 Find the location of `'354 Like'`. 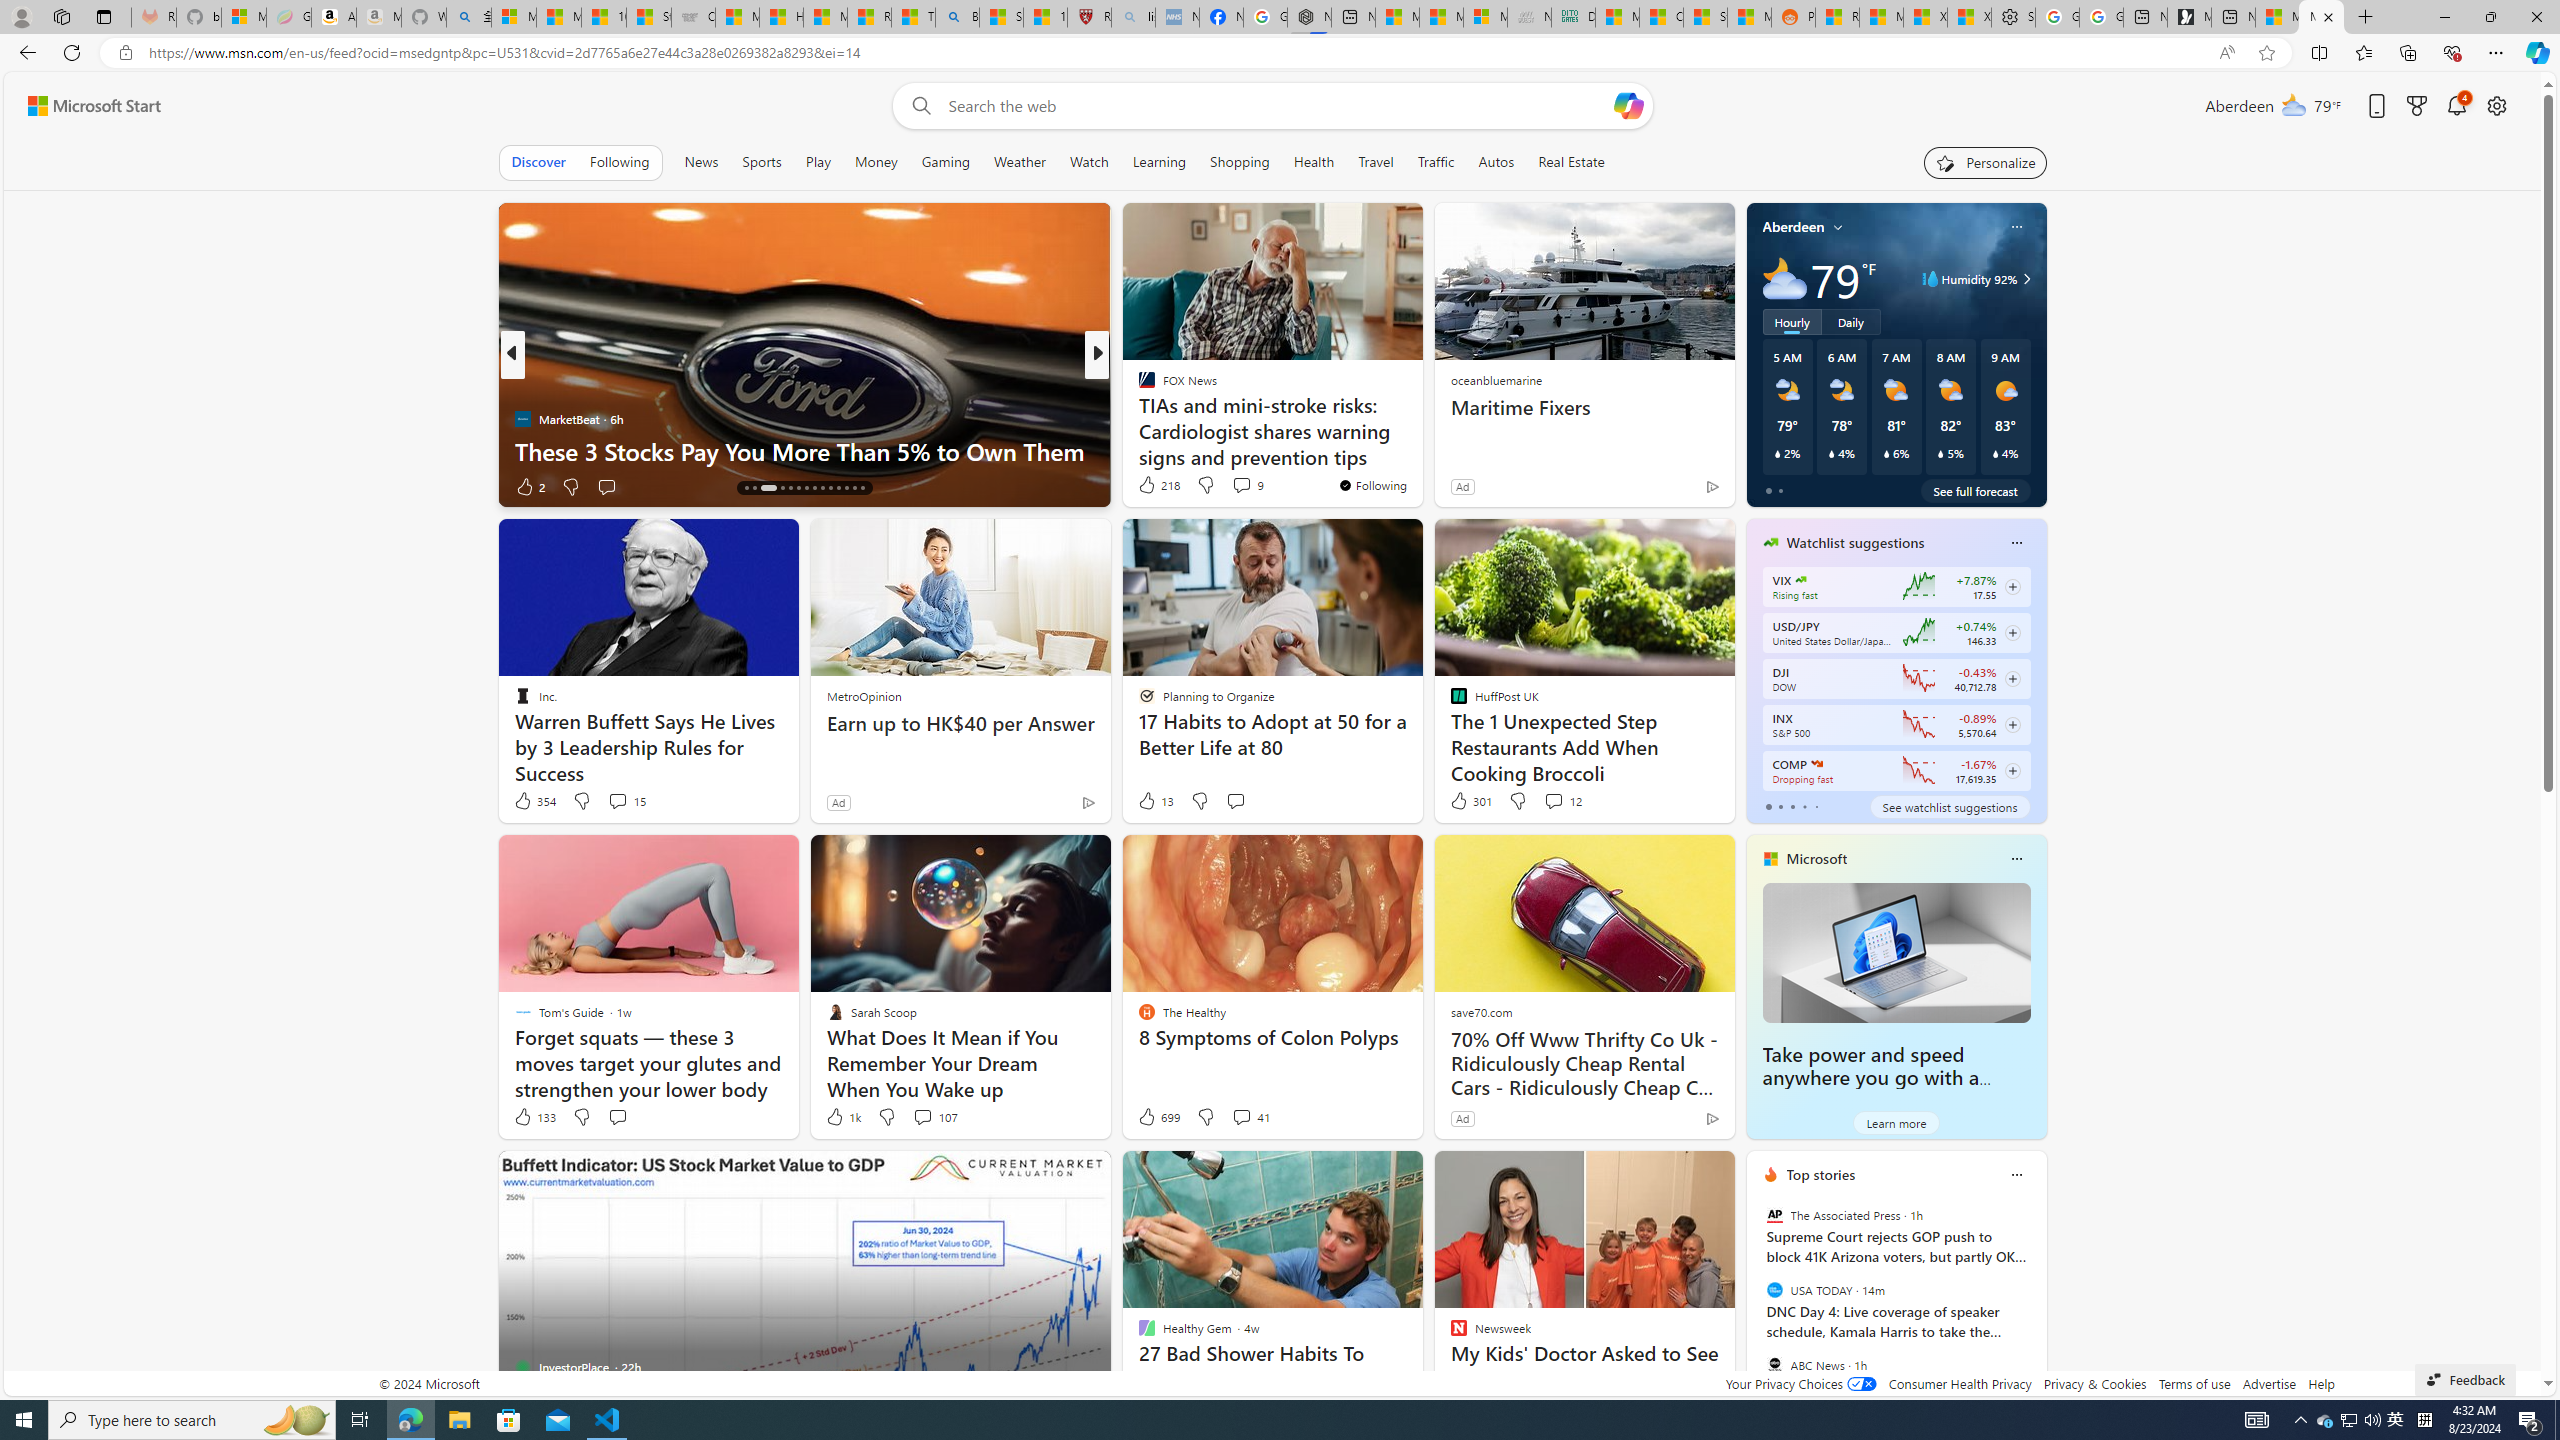

'354 Like' is located at coordinates (533, 800).